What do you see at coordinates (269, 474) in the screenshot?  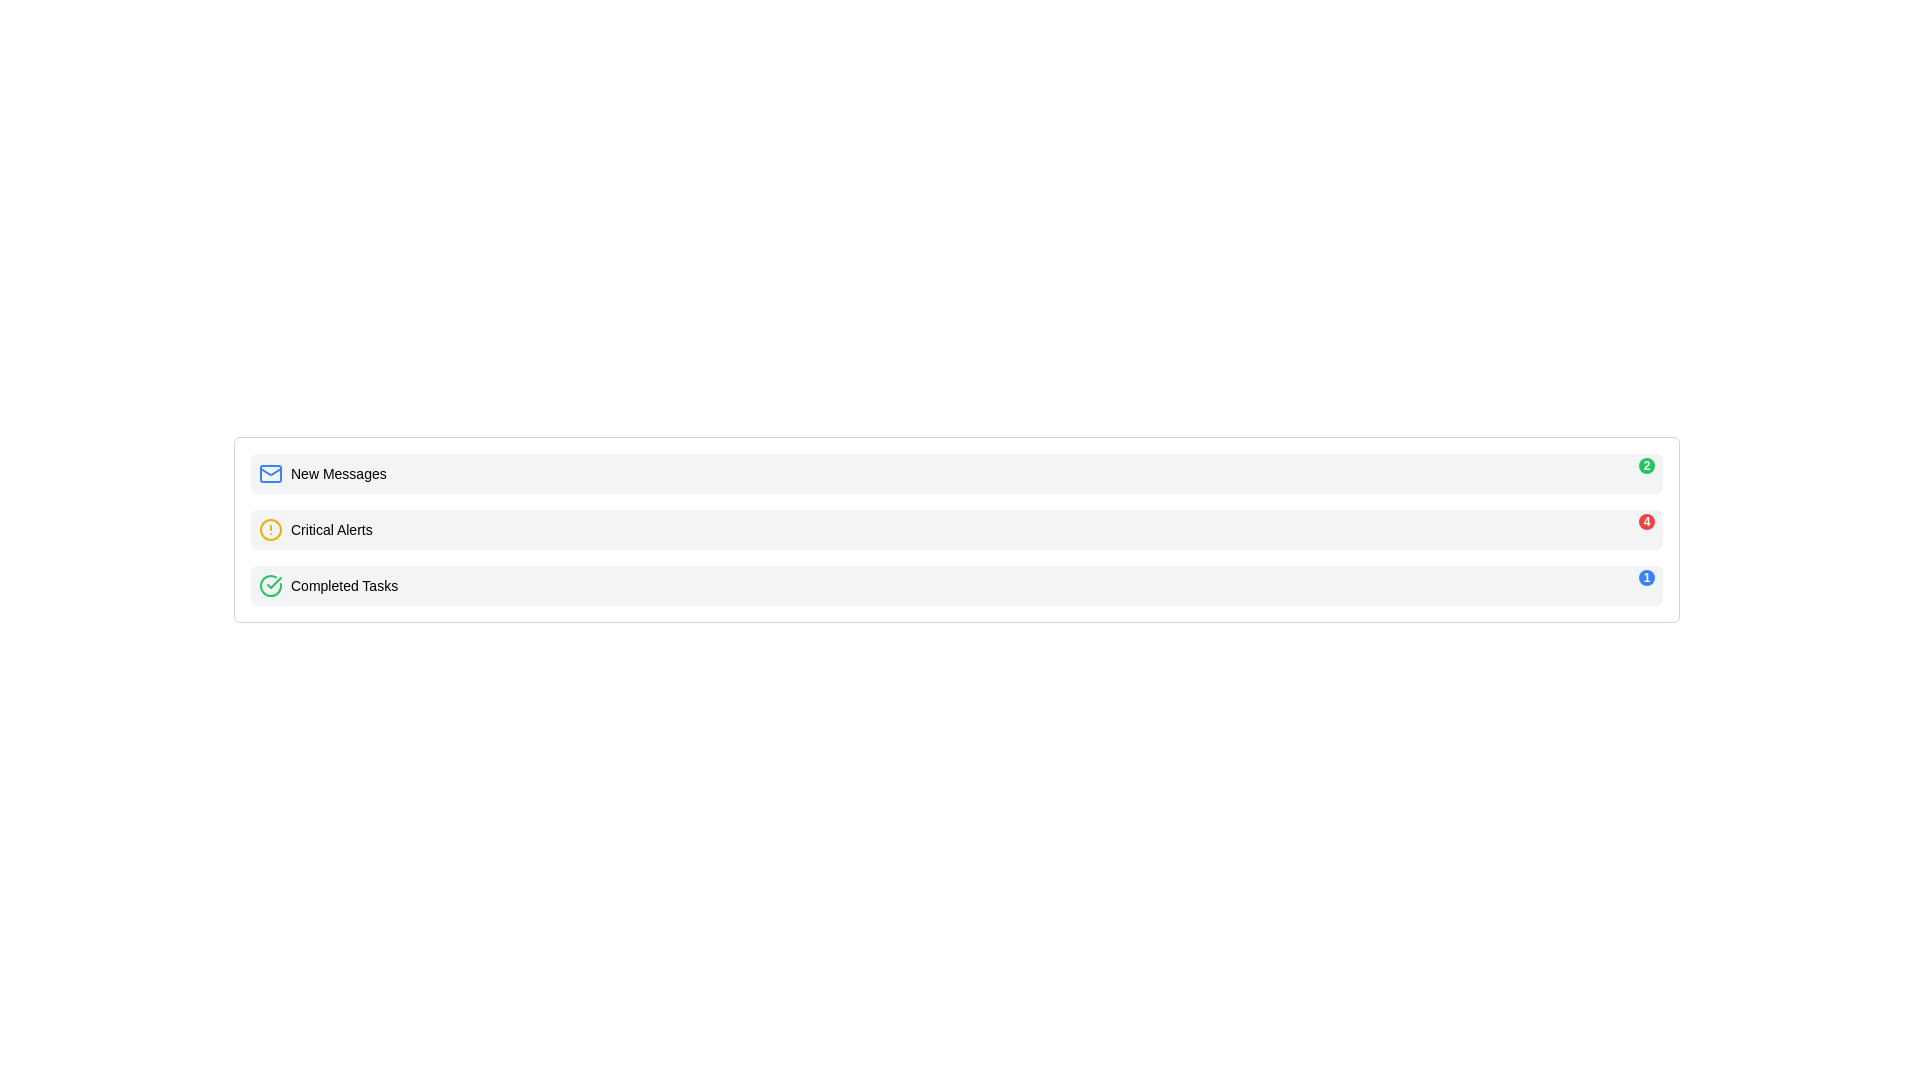 I see `the main body of the envelope icon, which represents mail or message, located slightly below the top-left corner of the icon and associated with the 'New Messages' label` at bounding box center [269, 474].